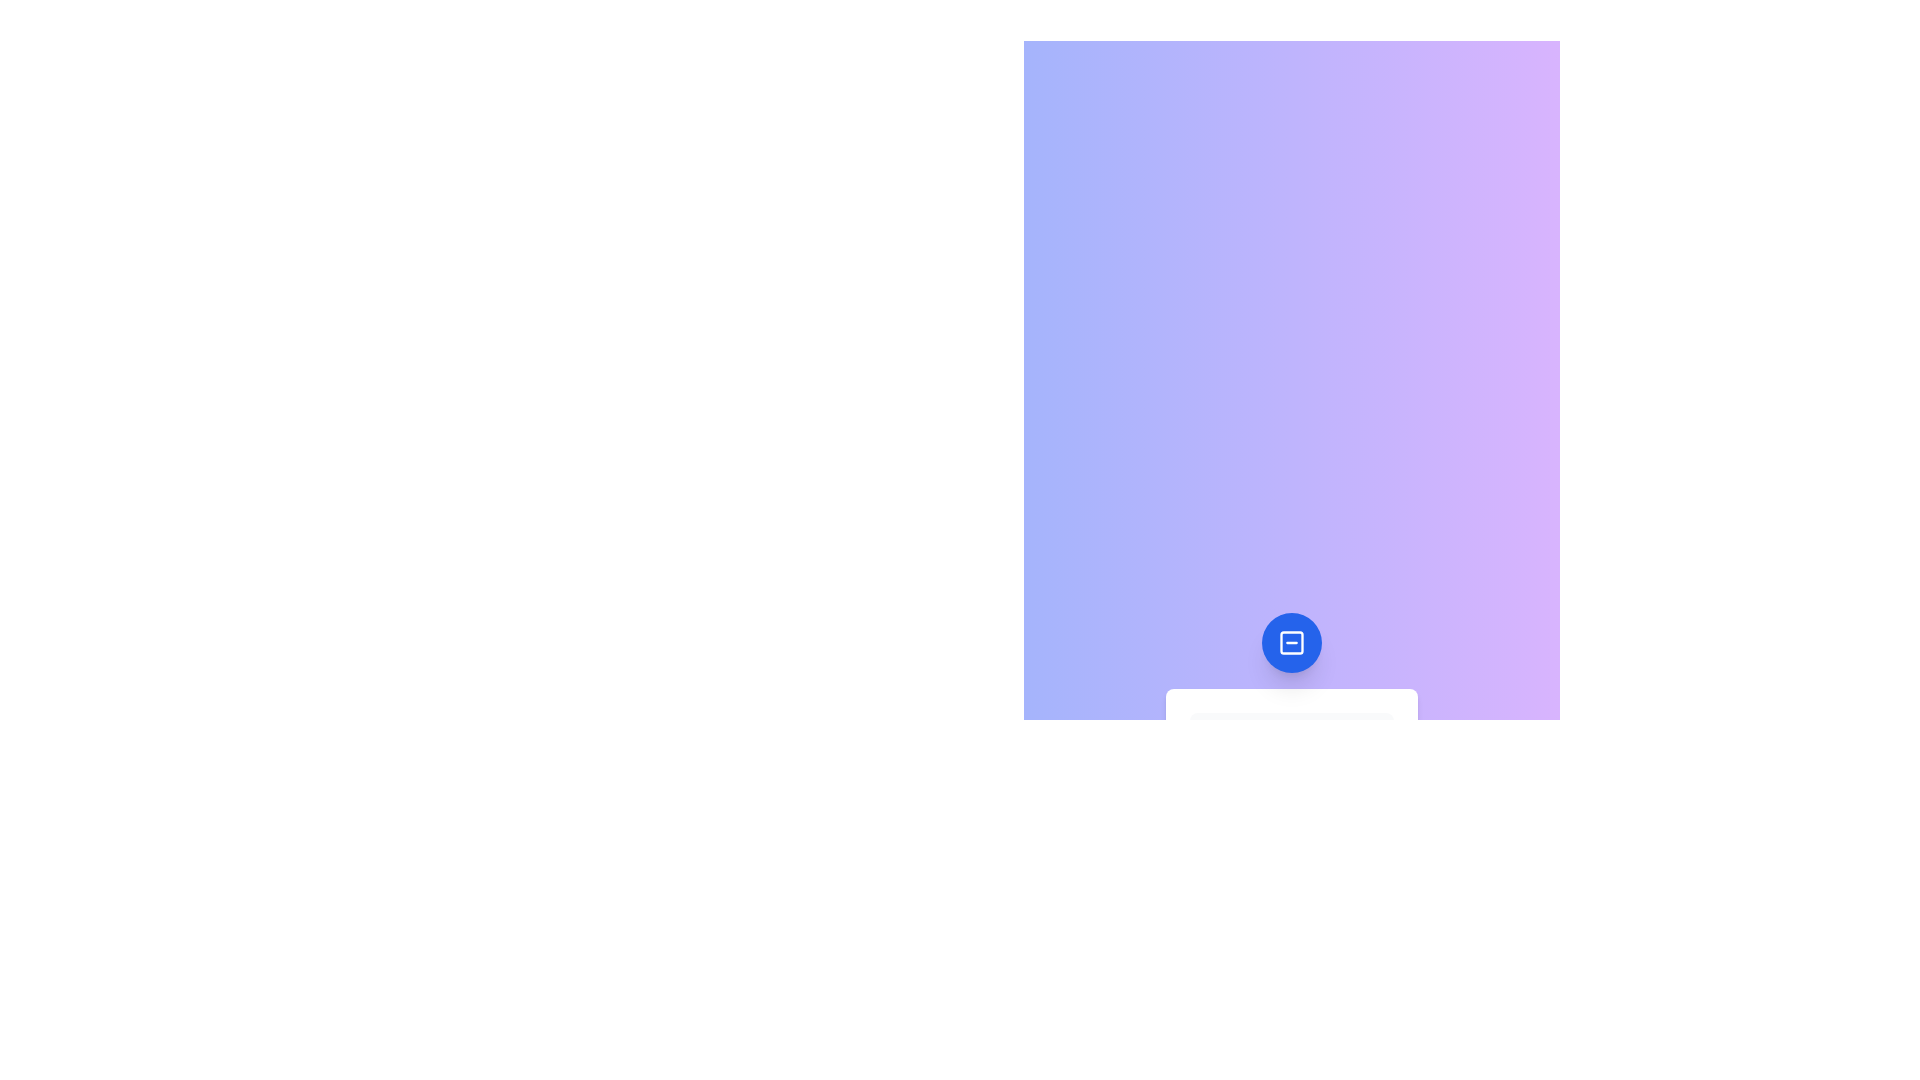 This screenshot has width=1920, height=1080. I want to click on the button to toggle the menu visibility, so click(1291, 643).